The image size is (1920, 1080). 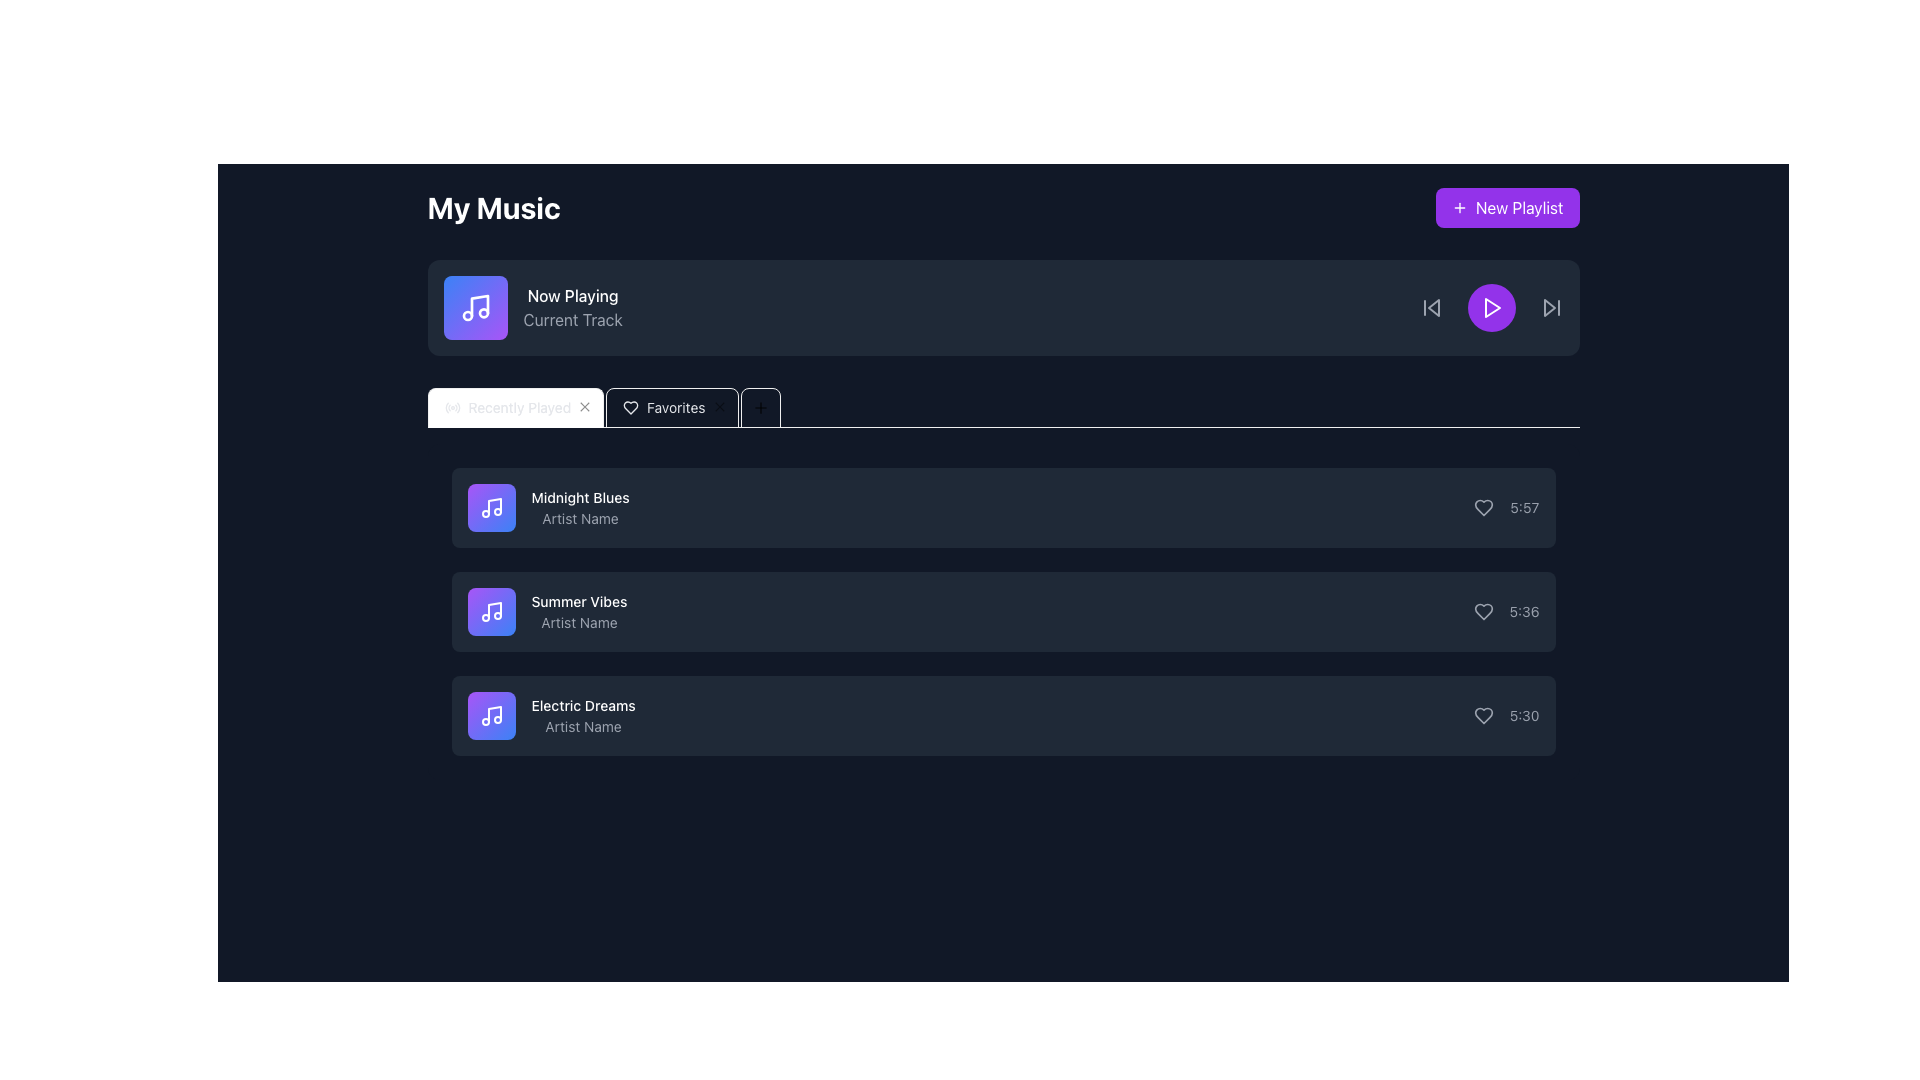 I want to click on the 'Recently Played' tab, which is the first tab in the horizontal list located in the upper-mid section of the interface, so click(x=515, y=407).